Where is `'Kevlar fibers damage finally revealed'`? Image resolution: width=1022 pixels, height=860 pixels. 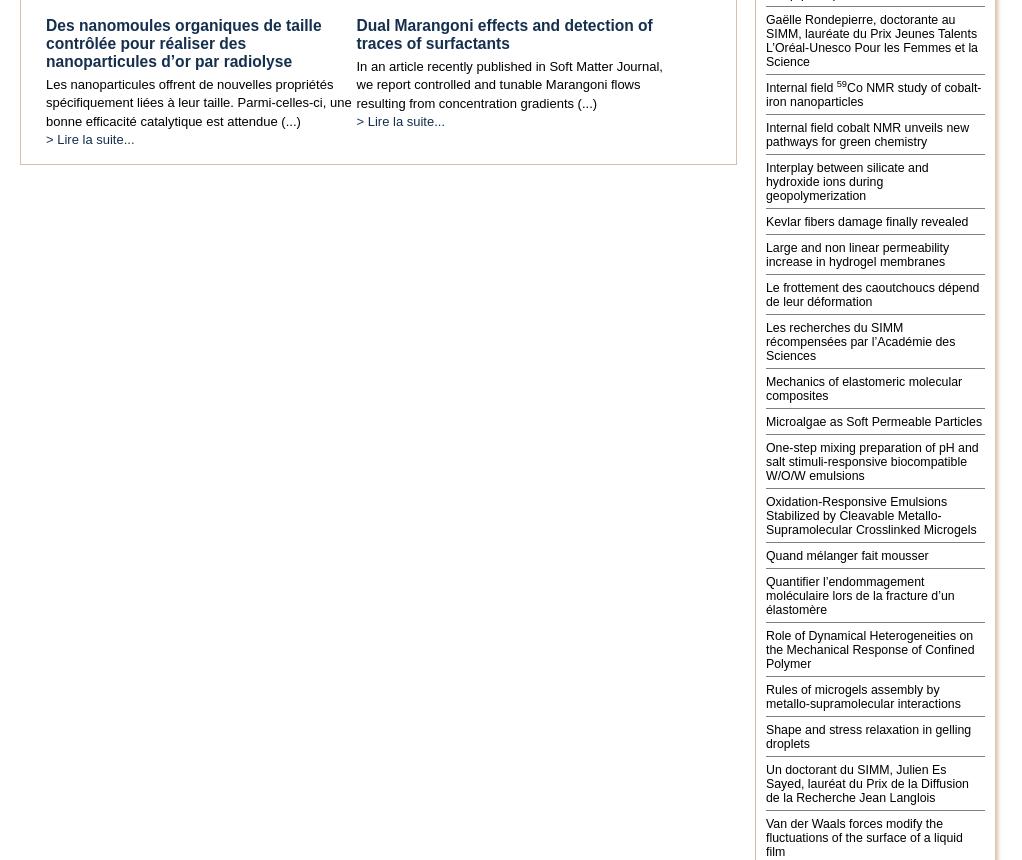
'Kevlar fibers damage finally revealed' is located at coordinates (866, 221).